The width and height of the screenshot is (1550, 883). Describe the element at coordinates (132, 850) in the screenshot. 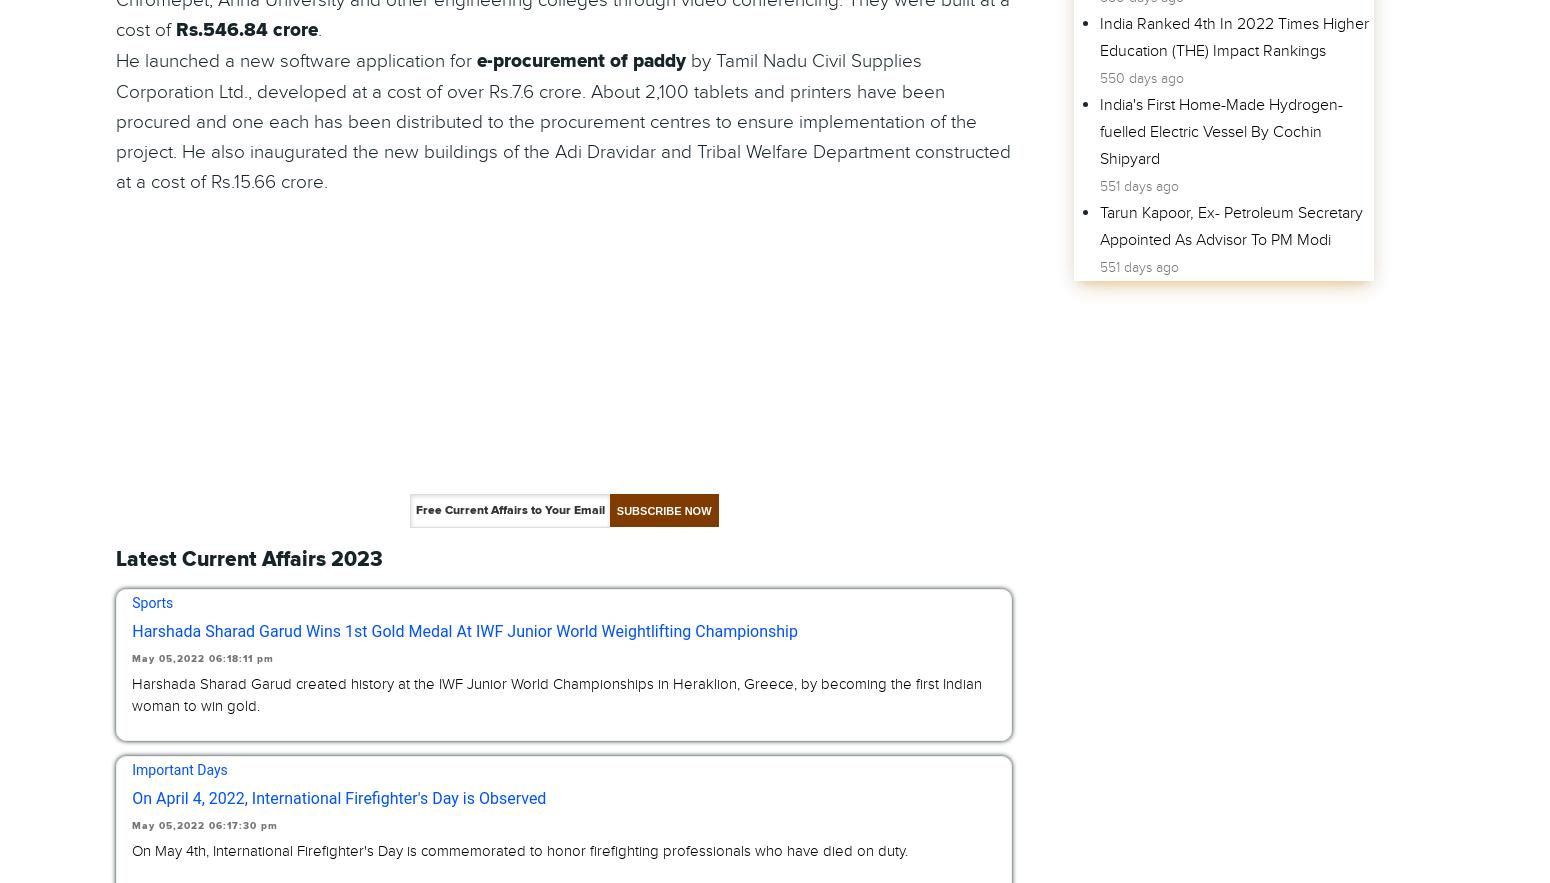

I see `'On May 4th, International Firefighter's Day is commemorated to honor firefighting professionals who have died on duty.'` at that location.